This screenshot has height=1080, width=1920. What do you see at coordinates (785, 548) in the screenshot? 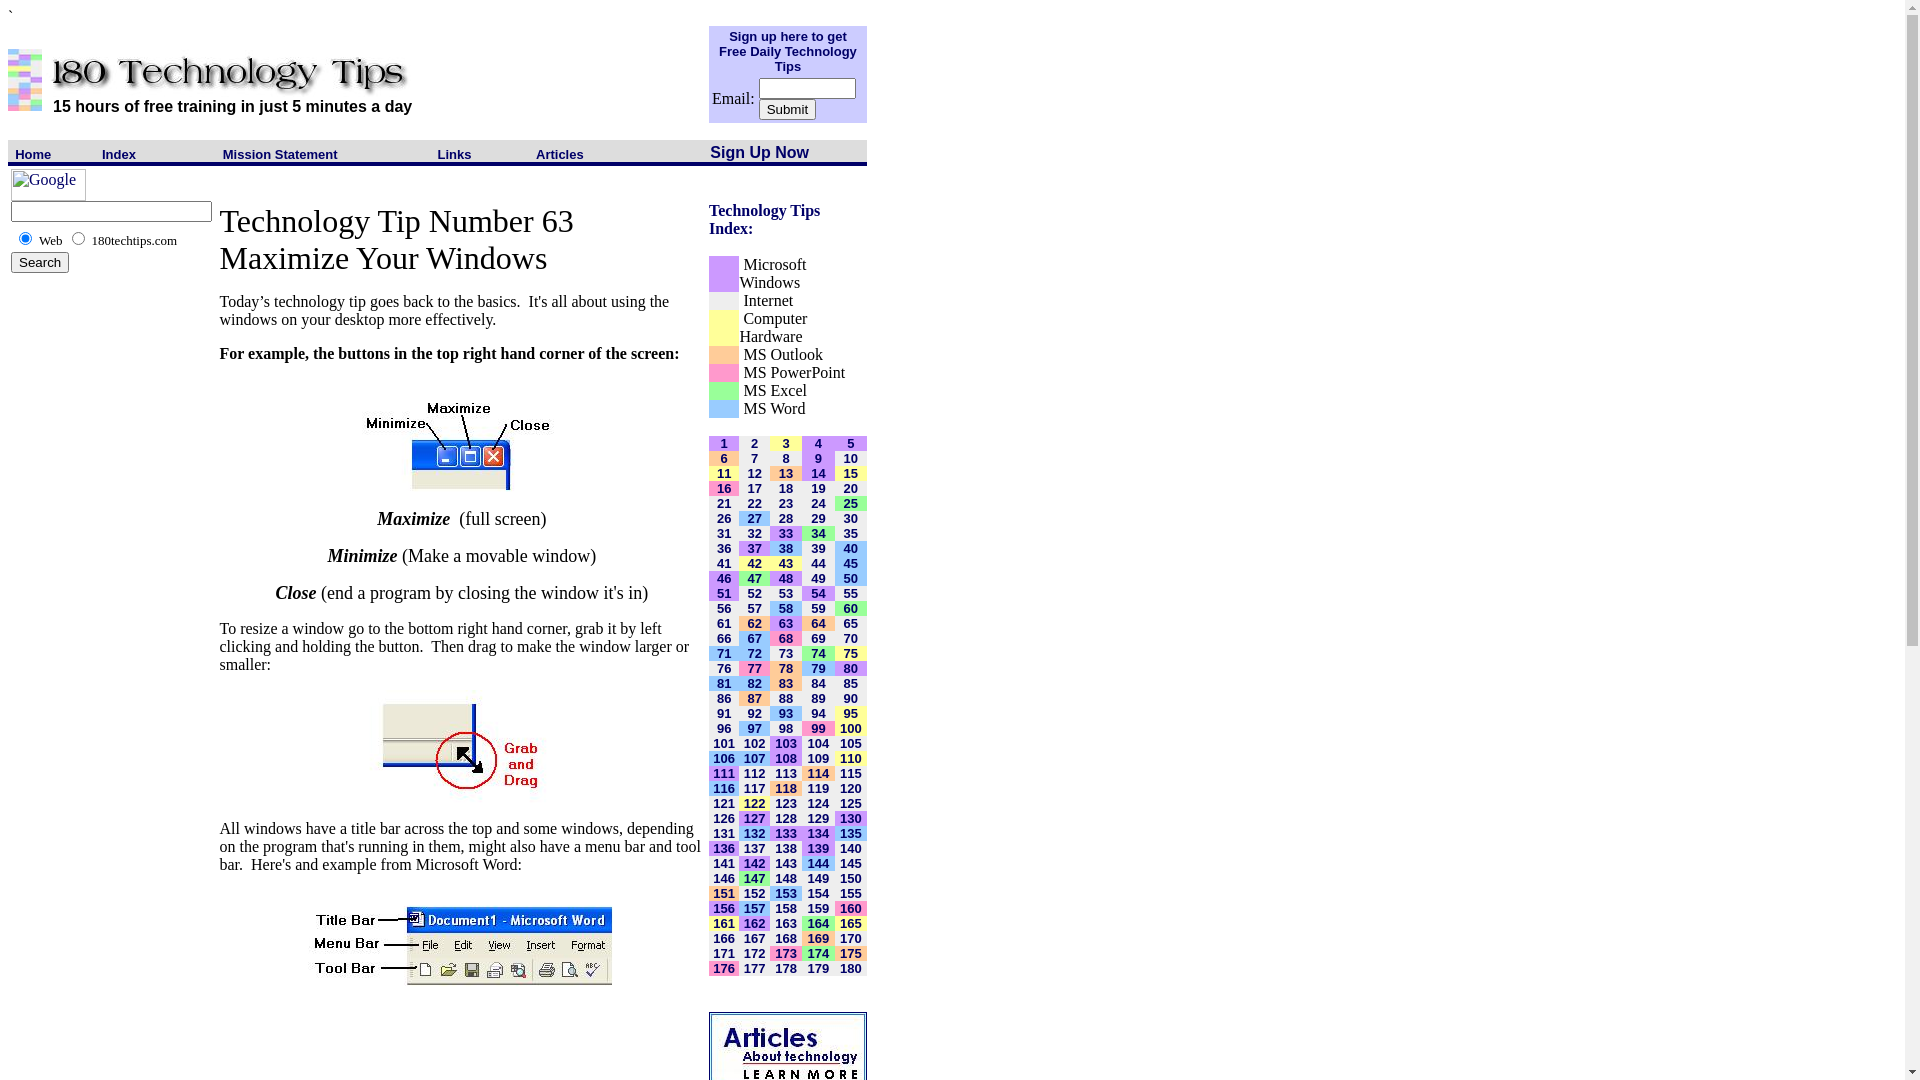
I see `'38'` at bounding box center [785, 548].